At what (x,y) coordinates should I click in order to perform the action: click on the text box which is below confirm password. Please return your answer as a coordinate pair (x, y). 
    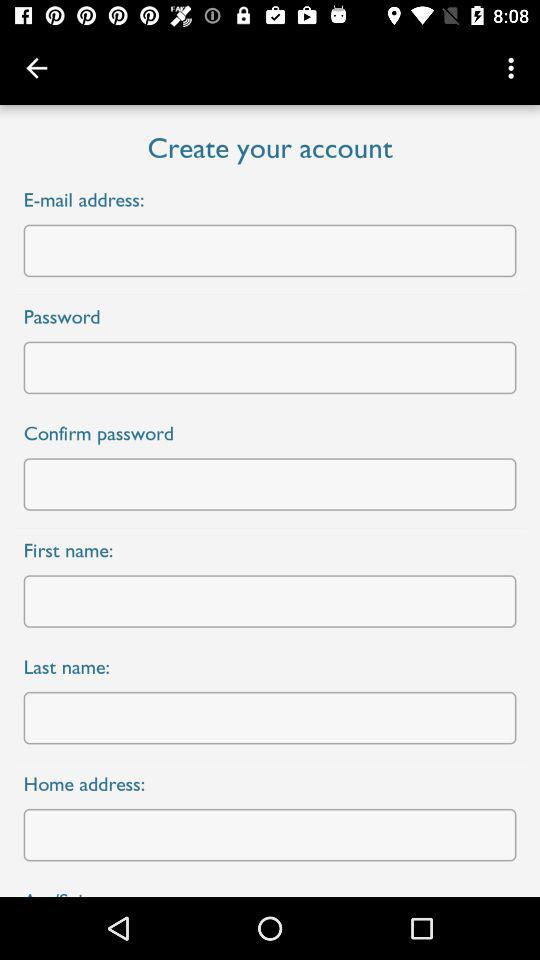
    Looking at the image, I should click on (270, 483).